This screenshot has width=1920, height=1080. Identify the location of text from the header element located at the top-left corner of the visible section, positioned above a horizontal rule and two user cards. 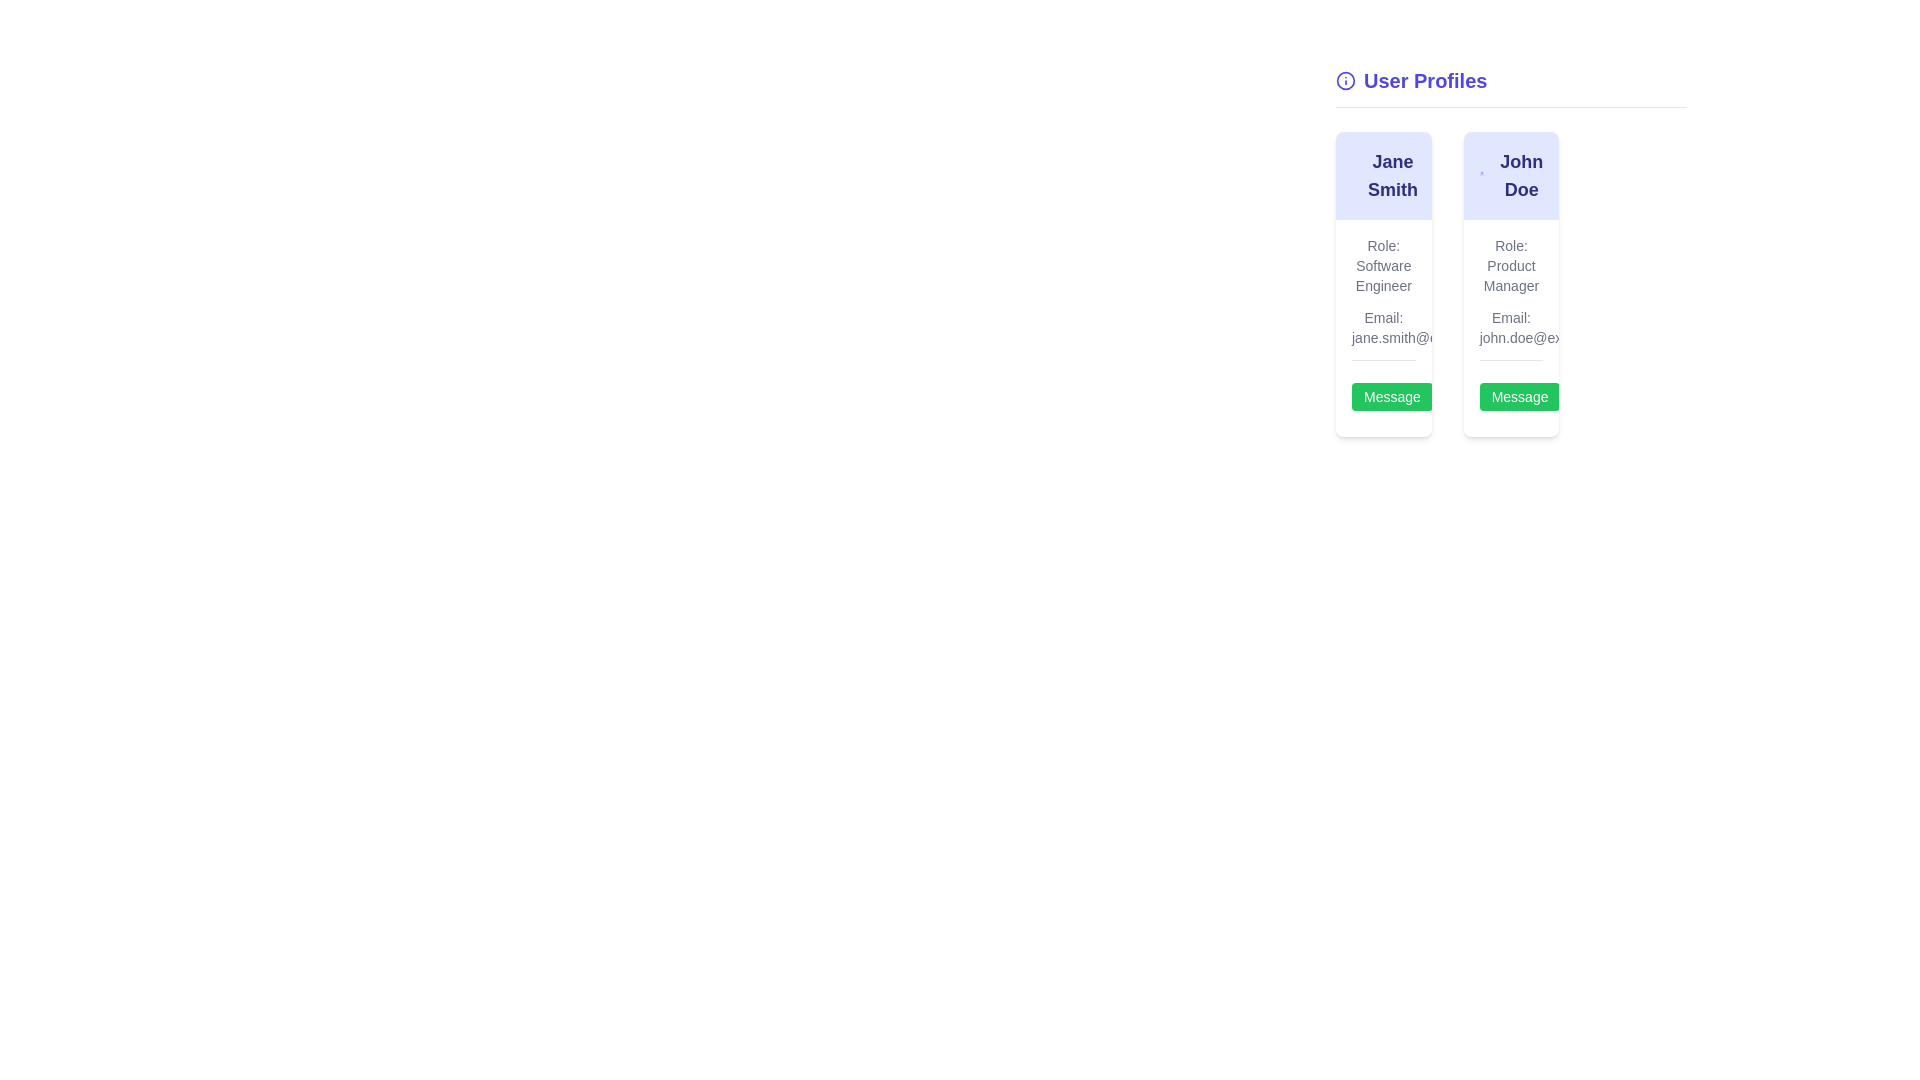
(1410, 80).